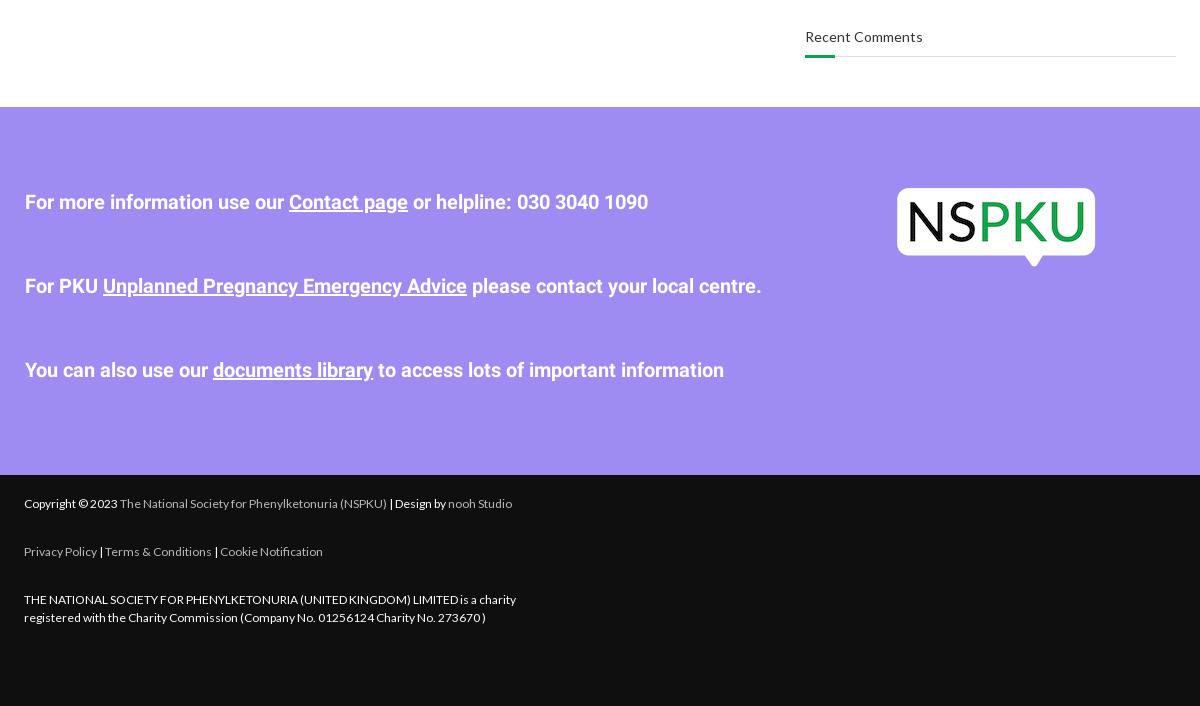 This screenshot has width=1200, height=706. I want to click on '| Design by', so click(417, 501).